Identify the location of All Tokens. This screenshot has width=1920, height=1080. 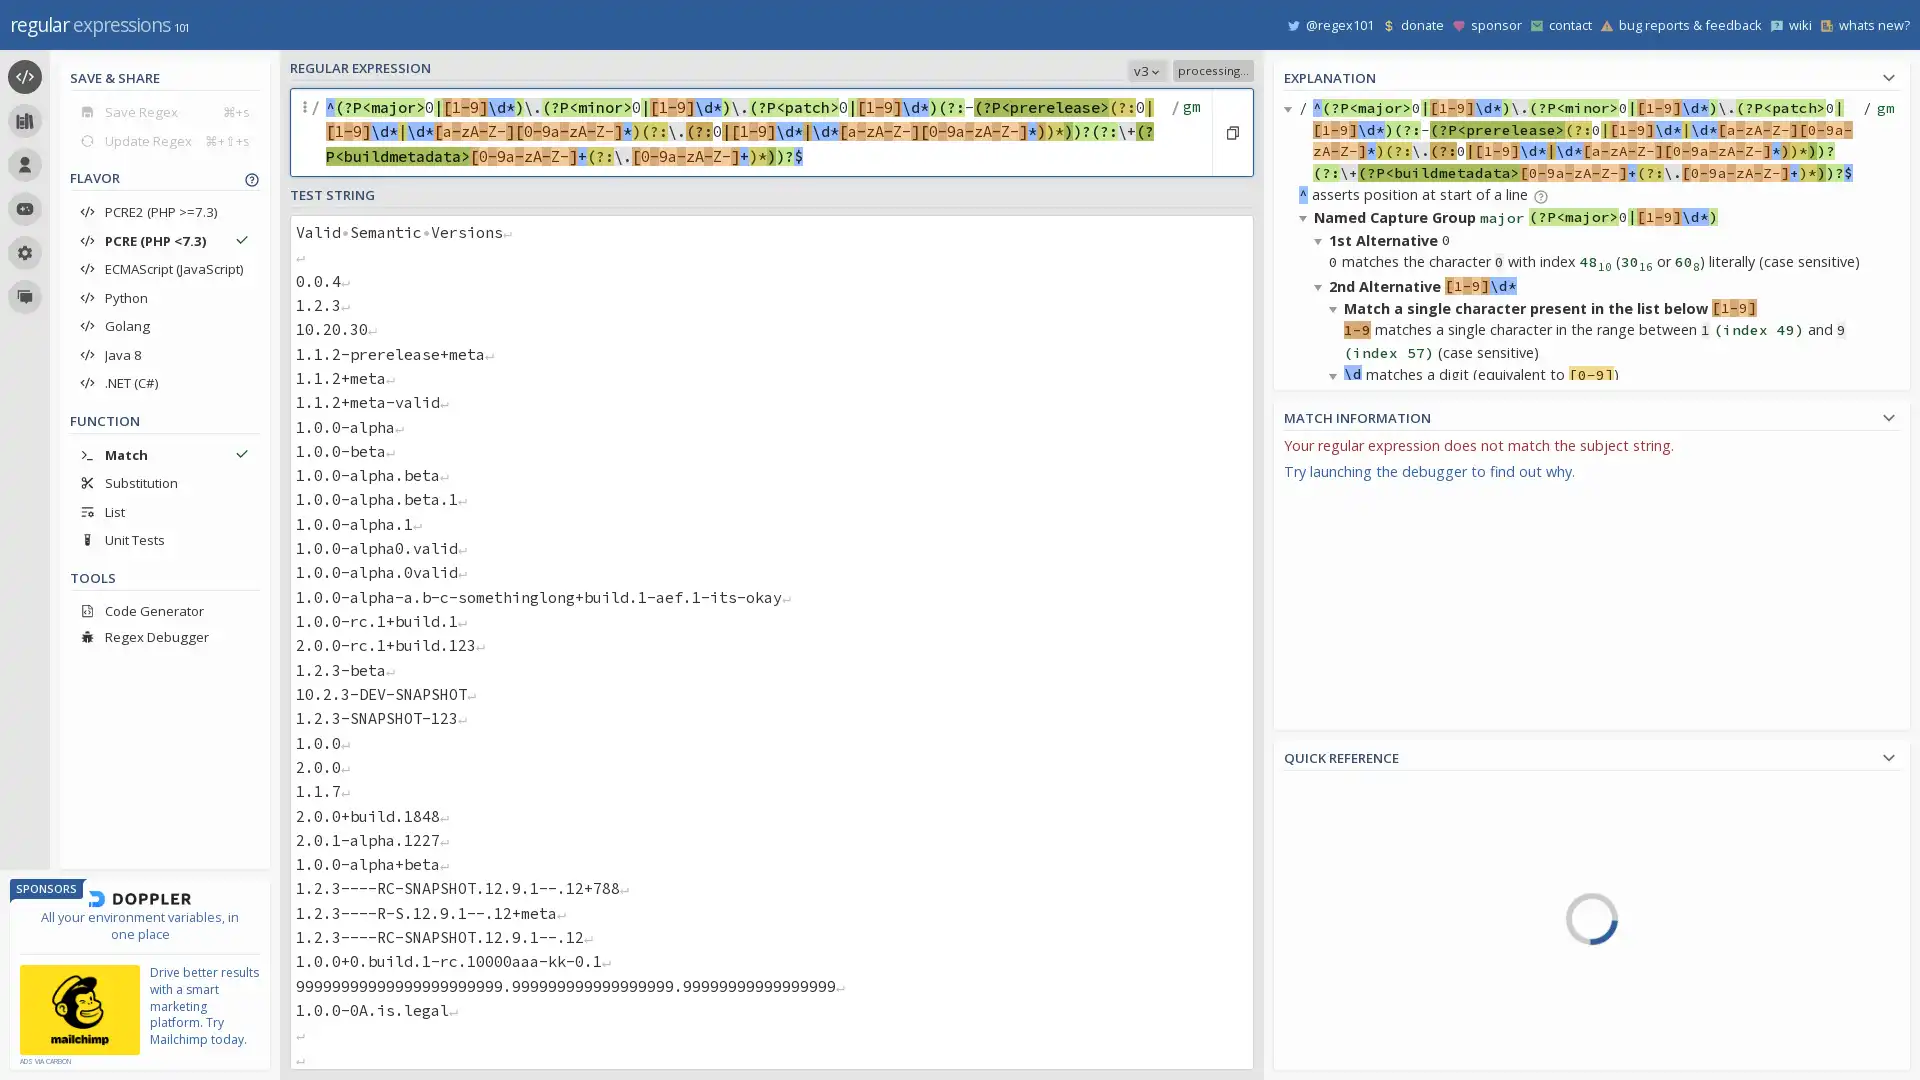
(1377, 829).